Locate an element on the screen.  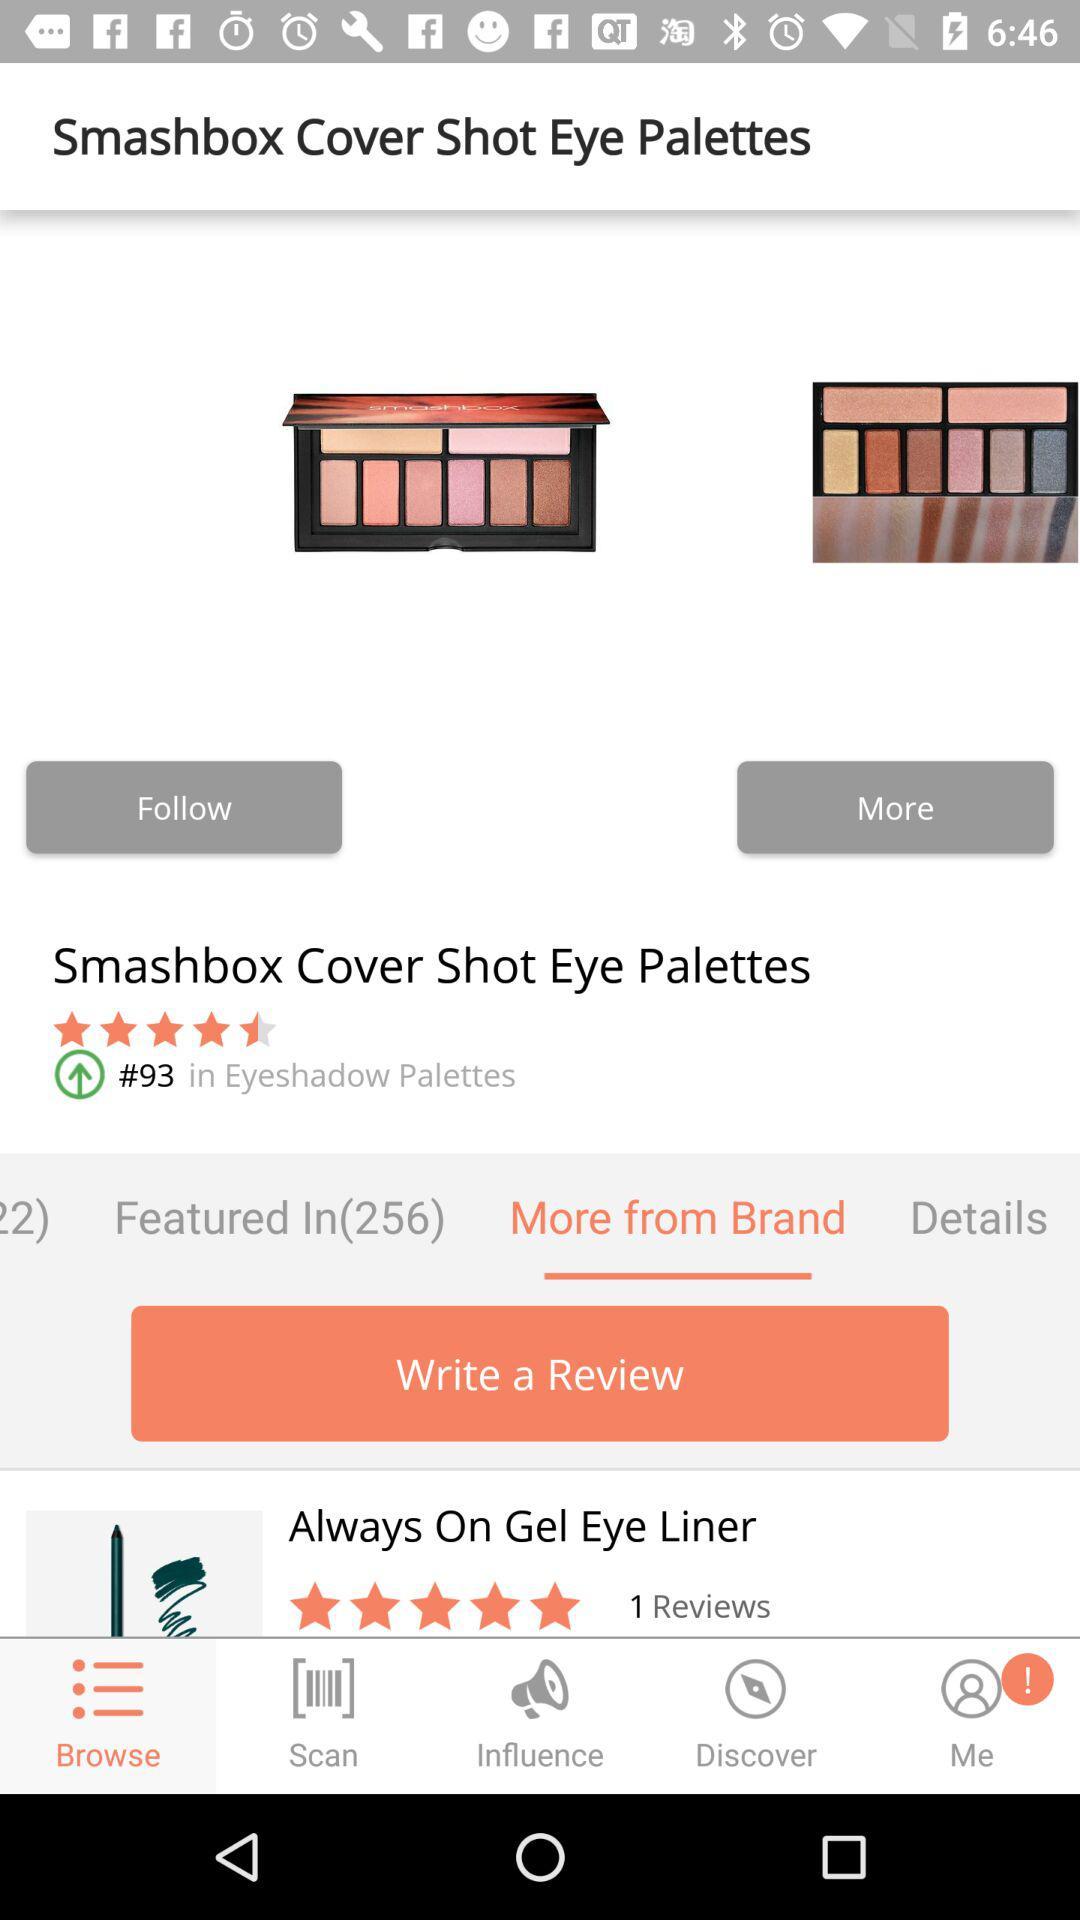
the first star above scan is located at coordinates (315, 1606).